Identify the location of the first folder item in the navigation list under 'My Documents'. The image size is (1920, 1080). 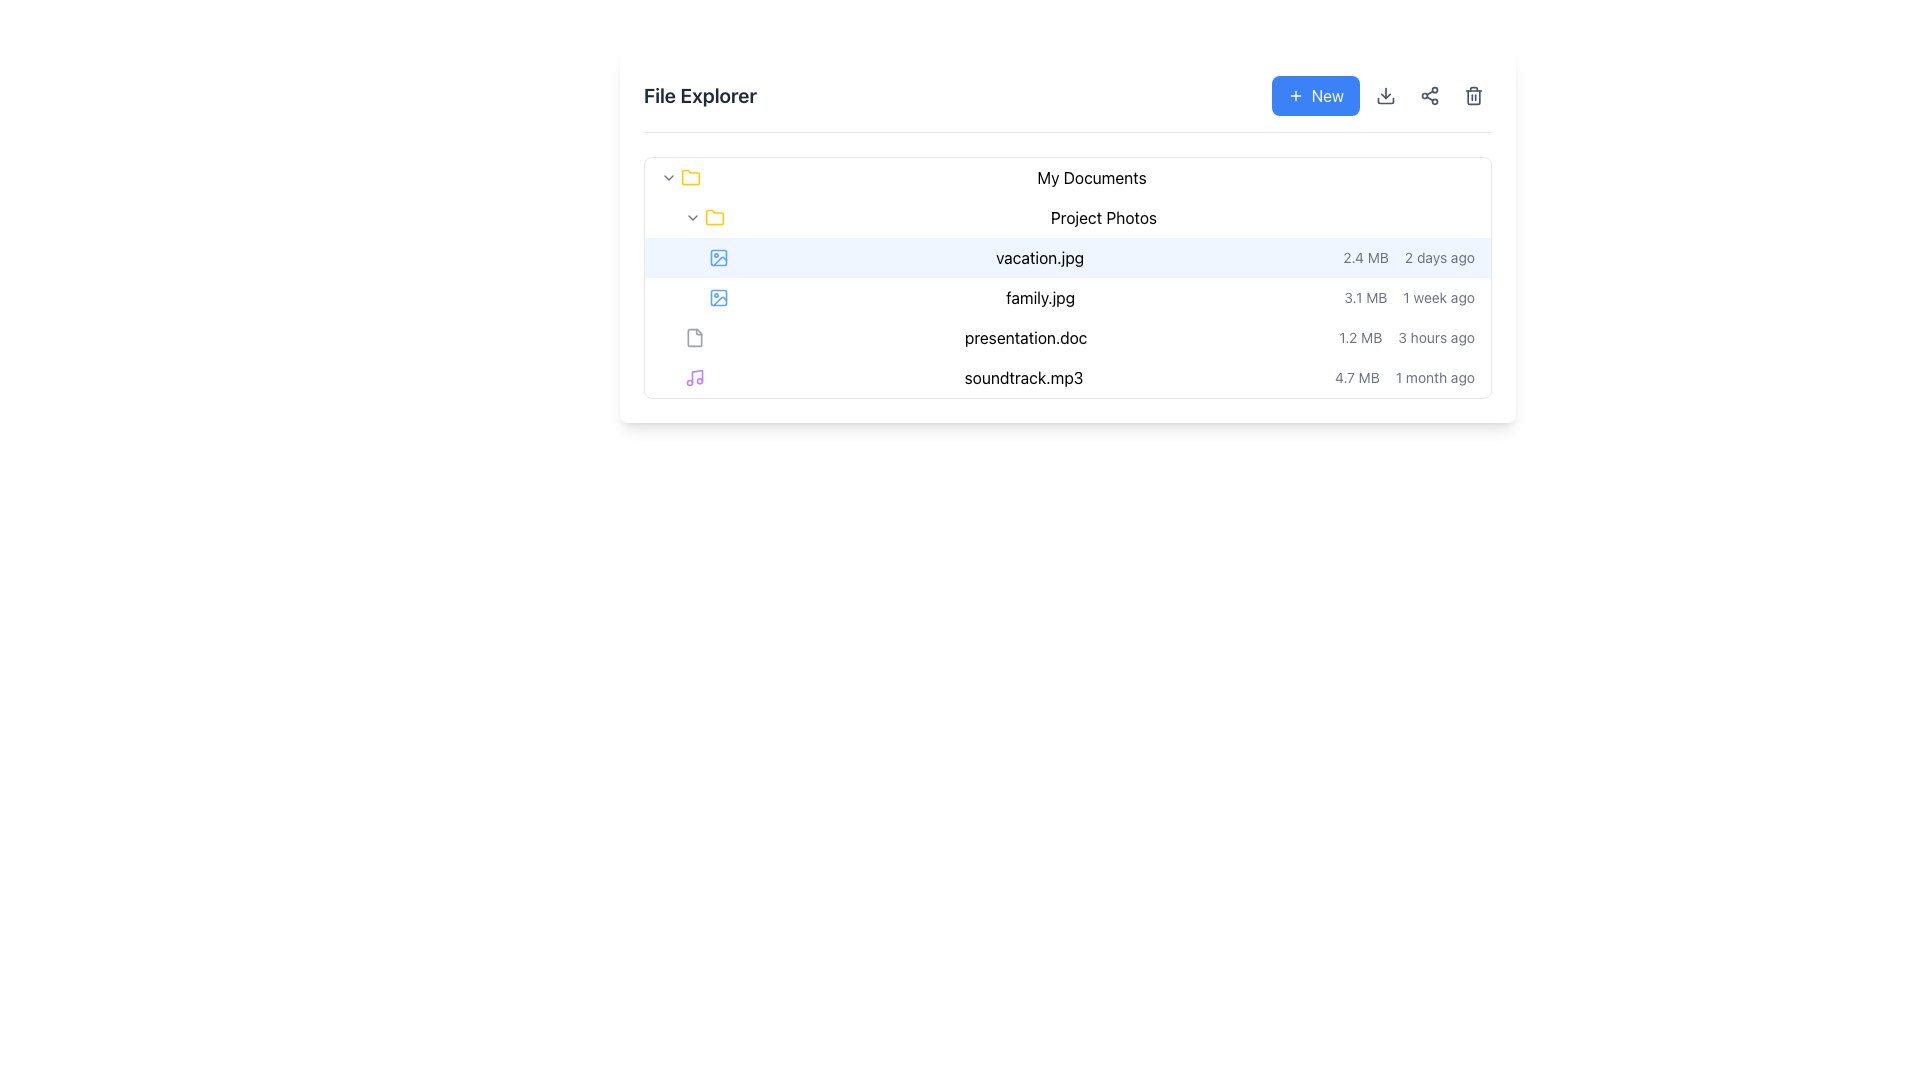
(1067, 218).